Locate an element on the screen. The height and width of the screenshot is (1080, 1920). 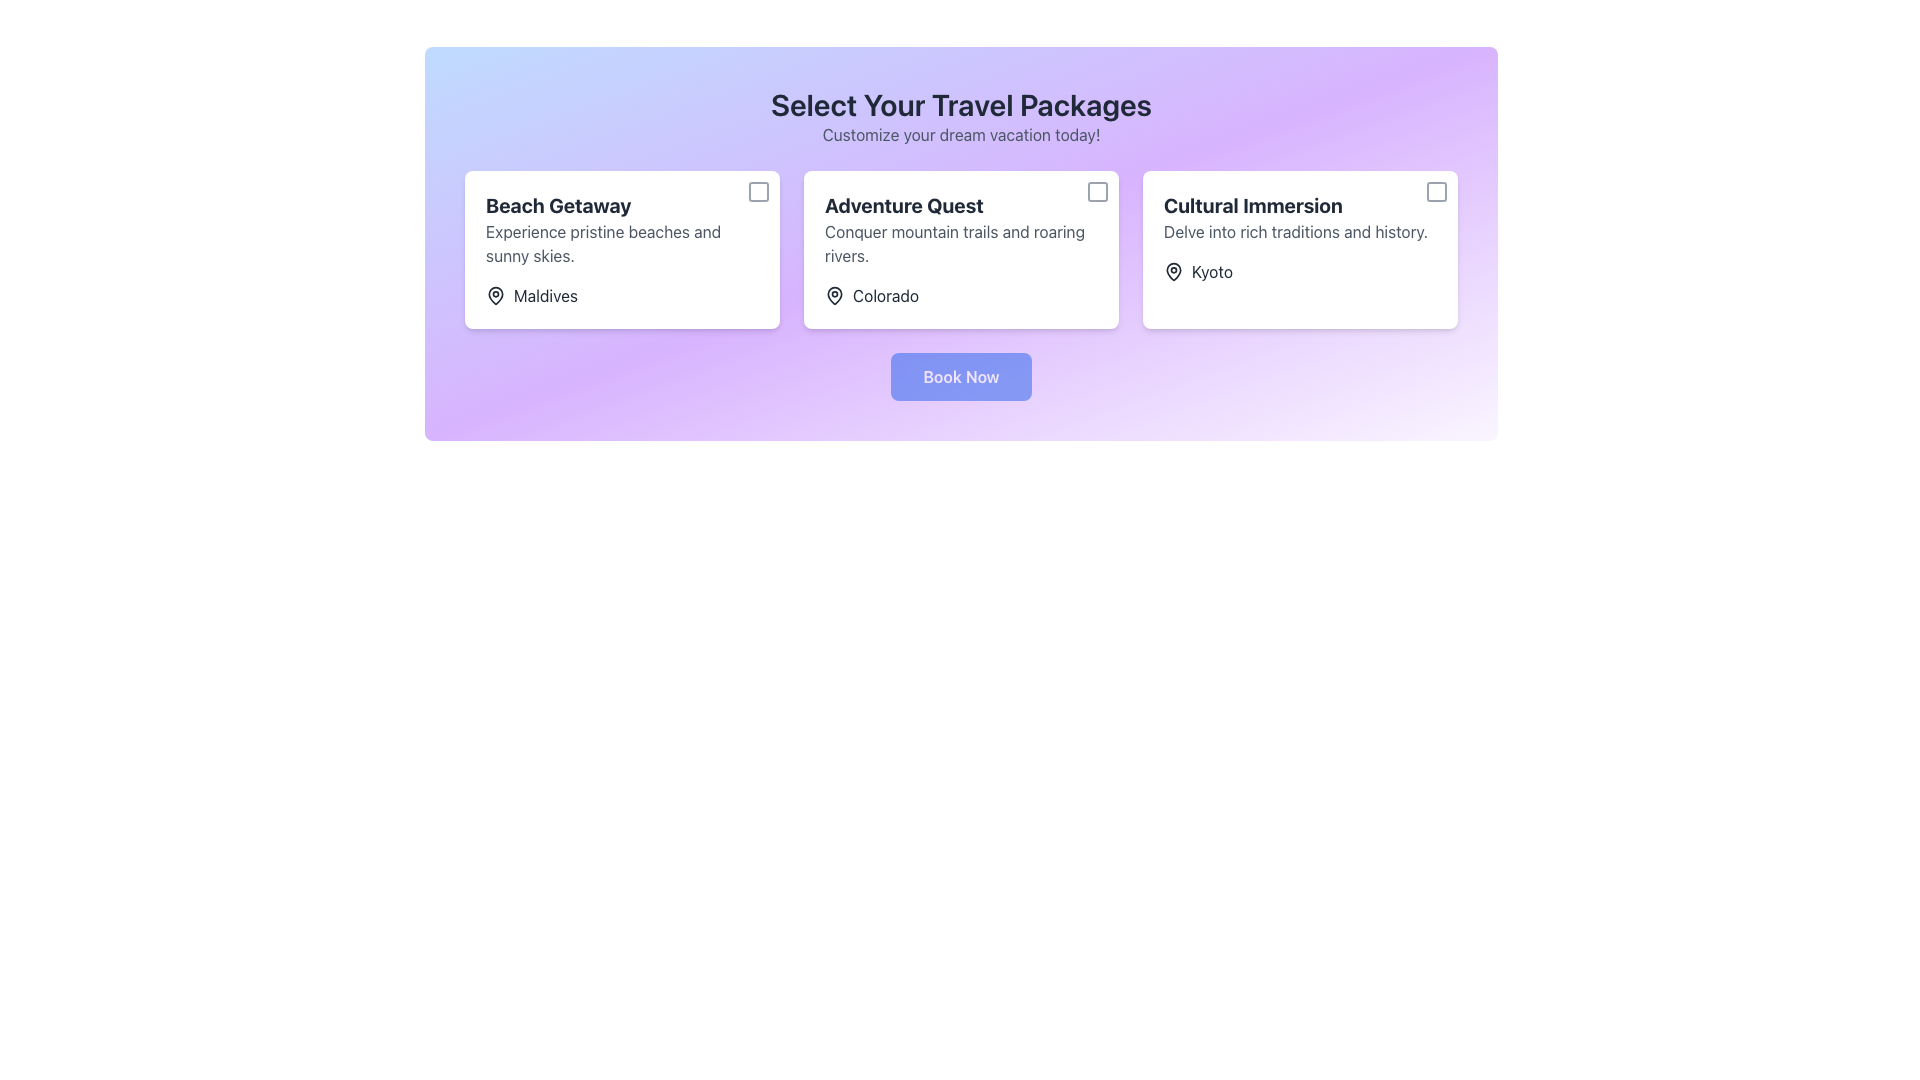
the 'Book Now' button, which is a rectangular button with rounded corners and a blue background, located centrally below the travel package descriptions section is located at coordinates (961, 377).